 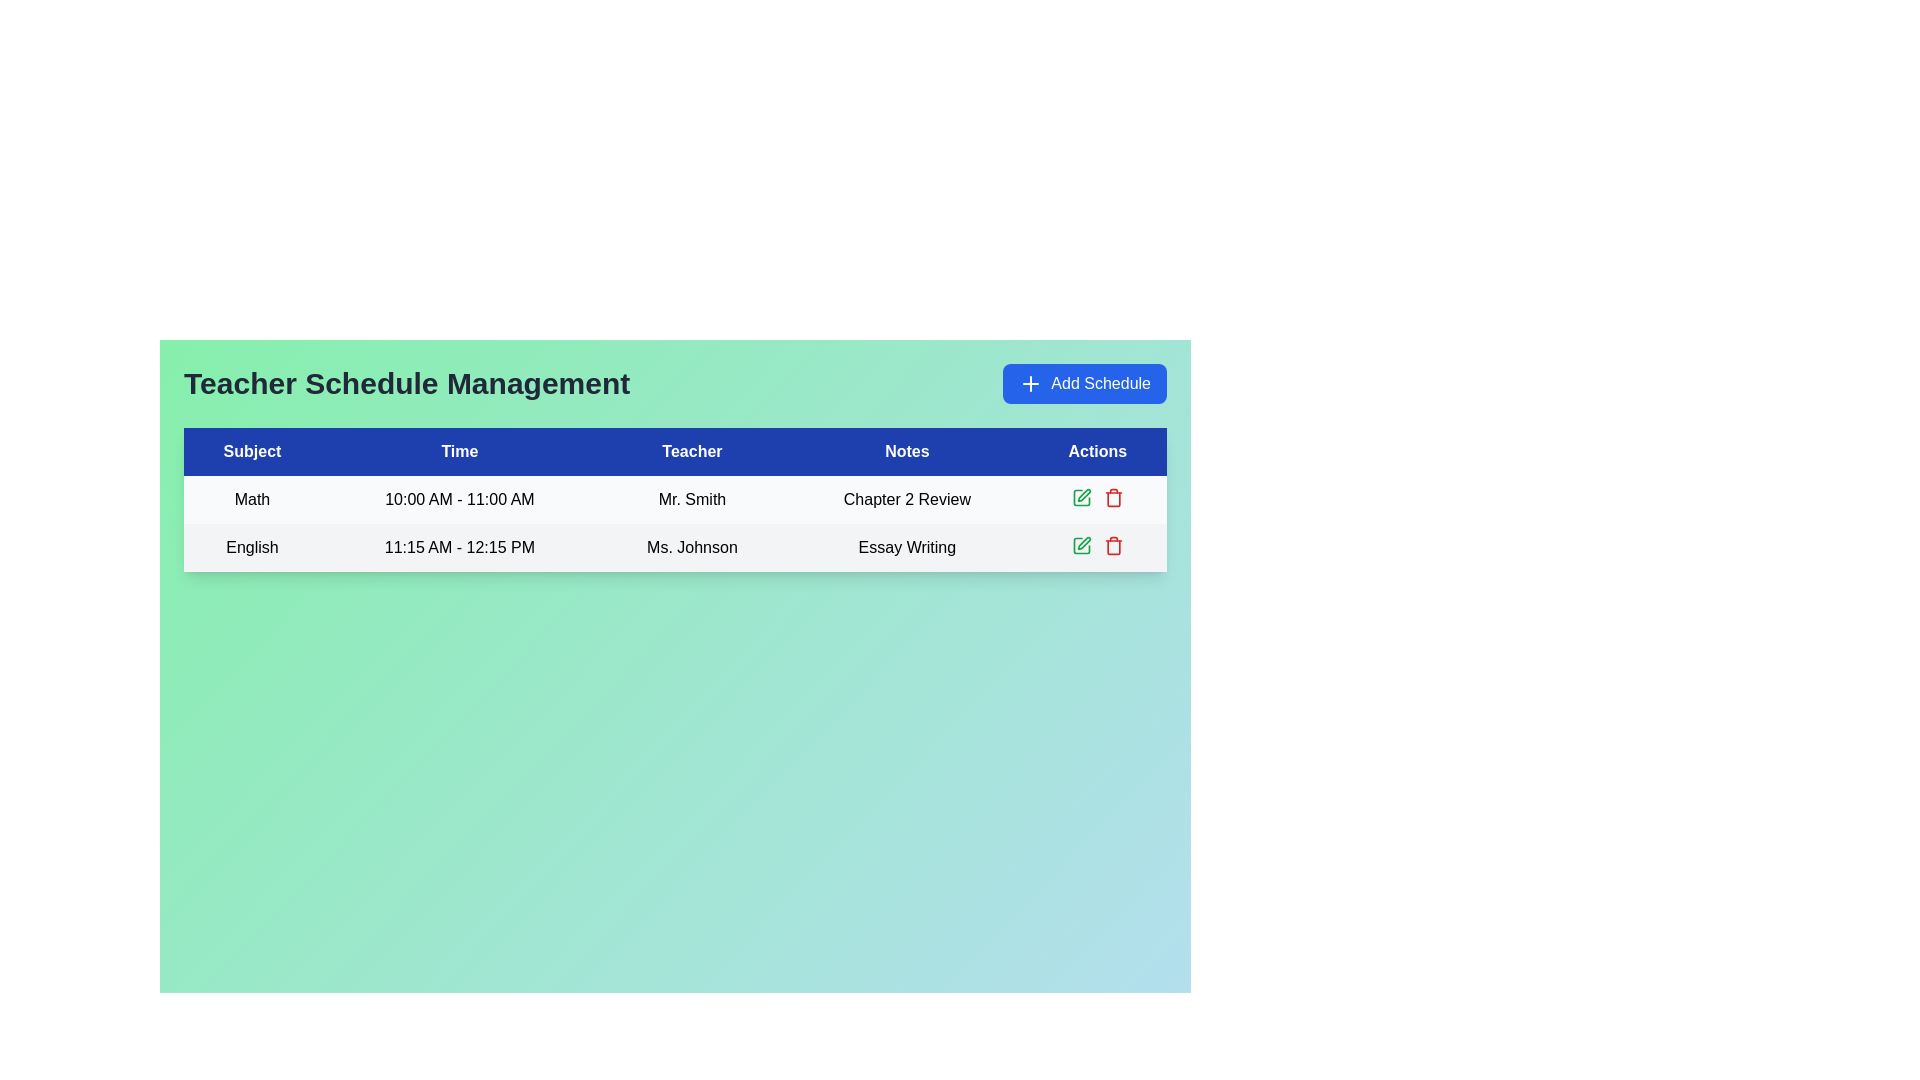 What do you see at coordinates (1112, 546) in the screenshot?
I see `the delete button located in the 'Actions' column of the second row in the table to initiate the delete action` at bounding box center [1112, 546].